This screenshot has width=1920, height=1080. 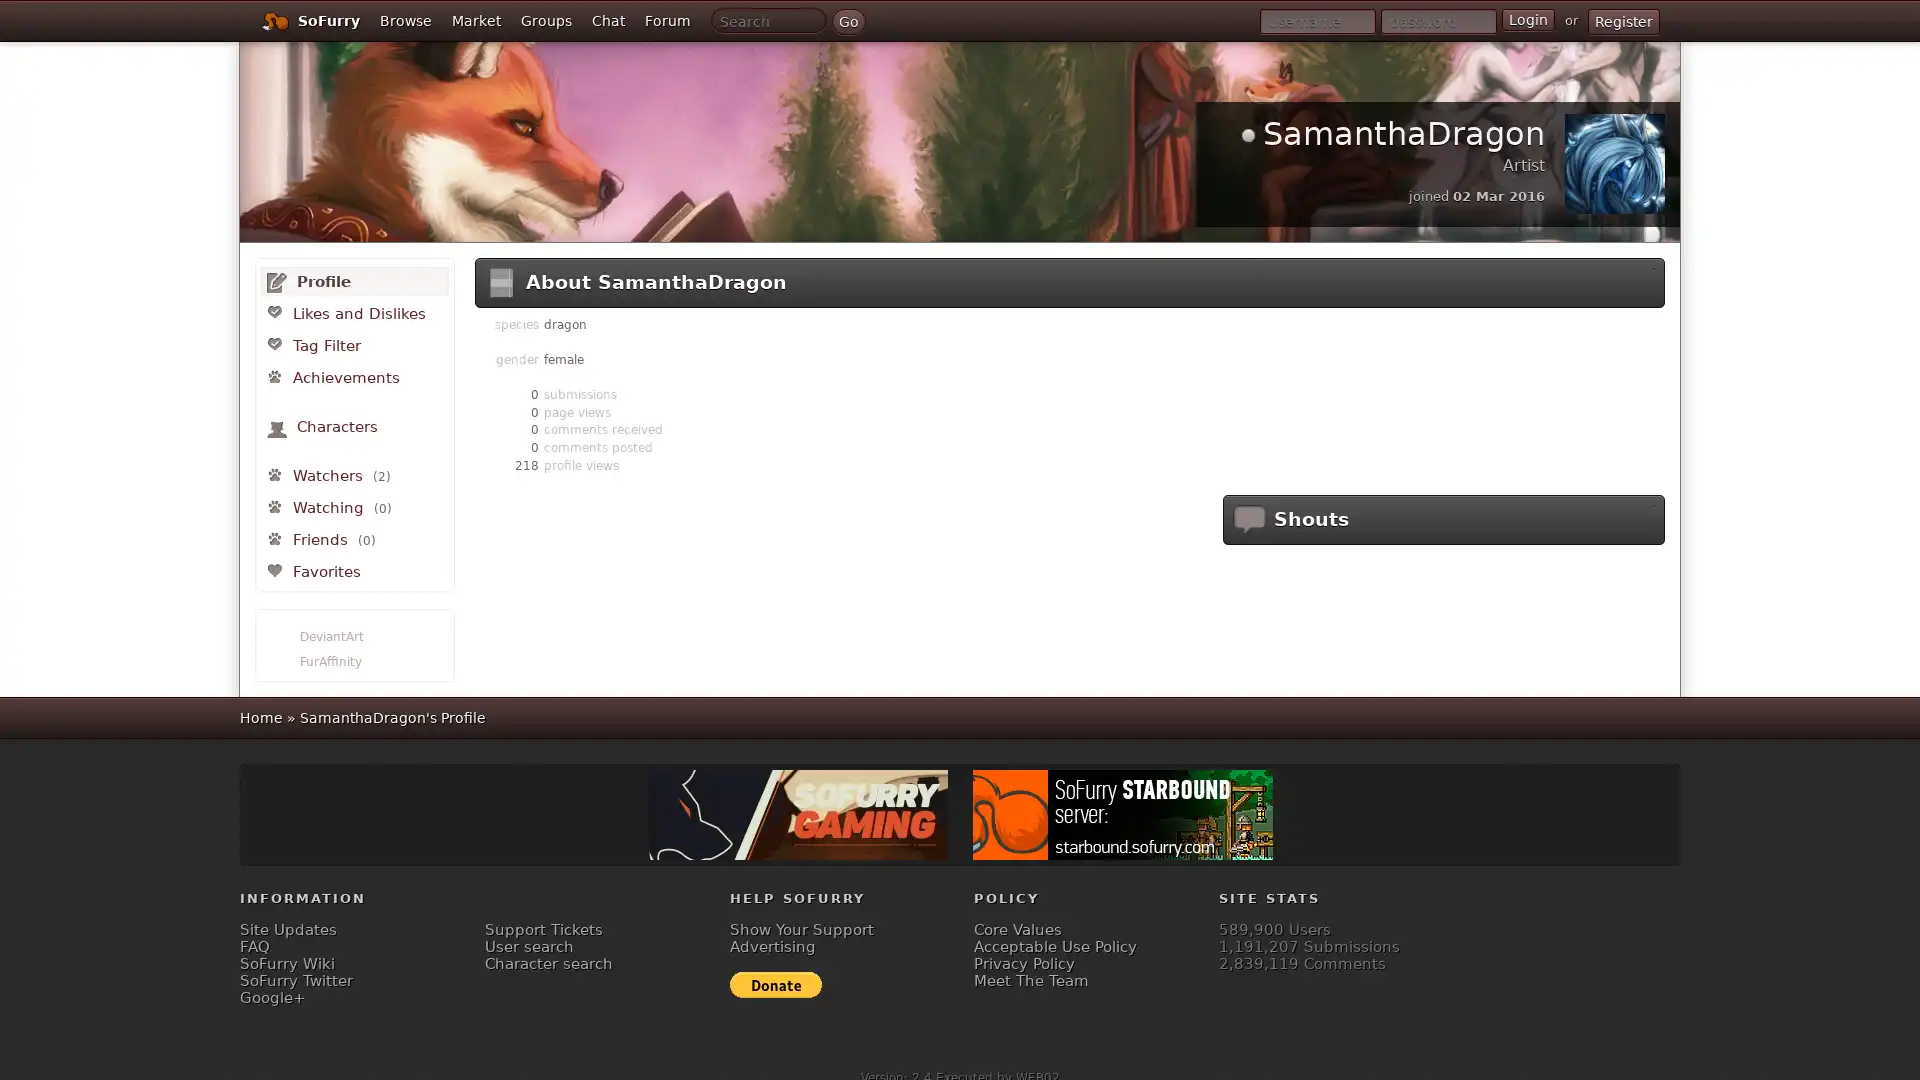 What do you see at coordinates (773, 982) in the screenshot?
I see `Donate to SoFurry` at bounding box center [773, 982].